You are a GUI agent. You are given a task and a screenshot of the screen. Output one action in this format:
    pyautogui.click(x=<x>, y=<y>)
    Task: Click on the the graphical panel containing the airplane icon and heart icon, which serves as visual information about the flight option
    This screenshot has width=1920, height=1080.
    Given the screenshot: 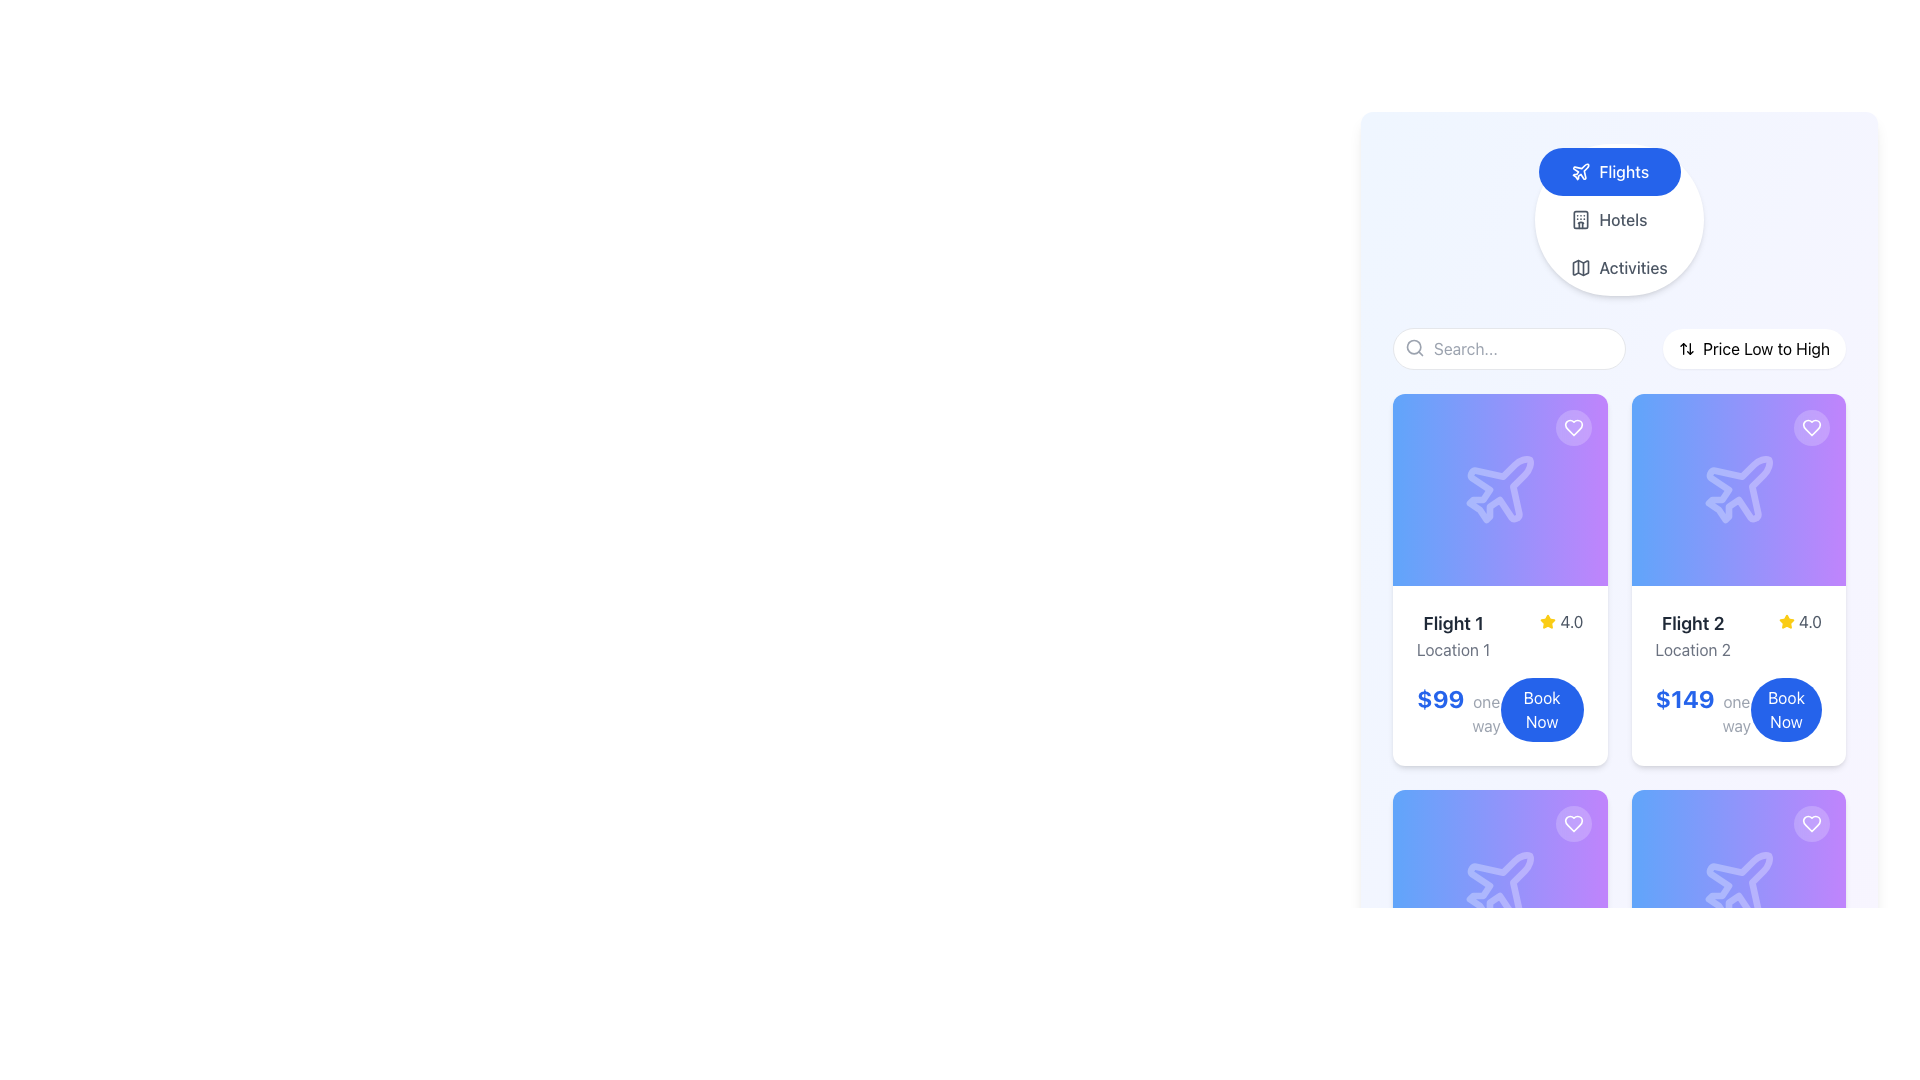 What is the action you would take?
    pyautogui.click(x=1737, y=885)
    